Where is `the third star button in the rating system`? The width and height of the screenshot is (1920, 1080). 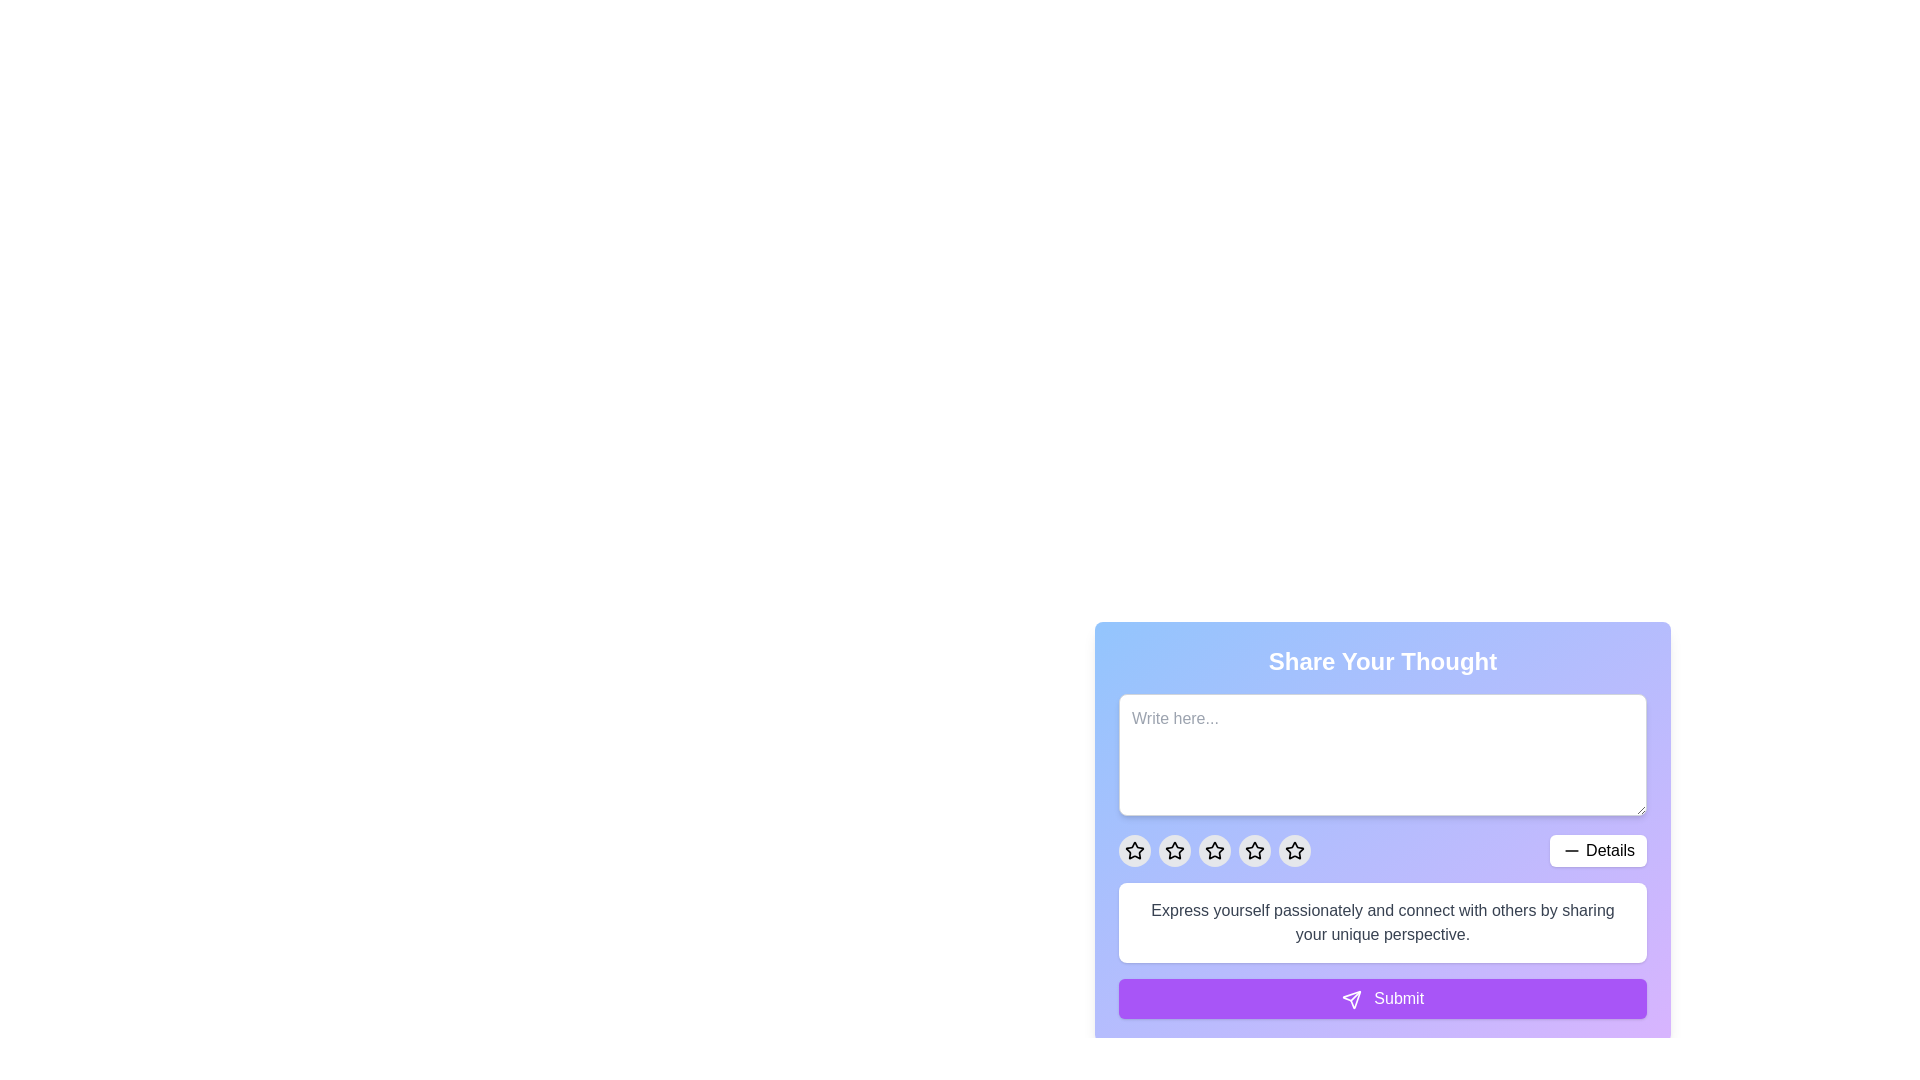 the third star button in the rating system is located at coordinates (1213, 851).